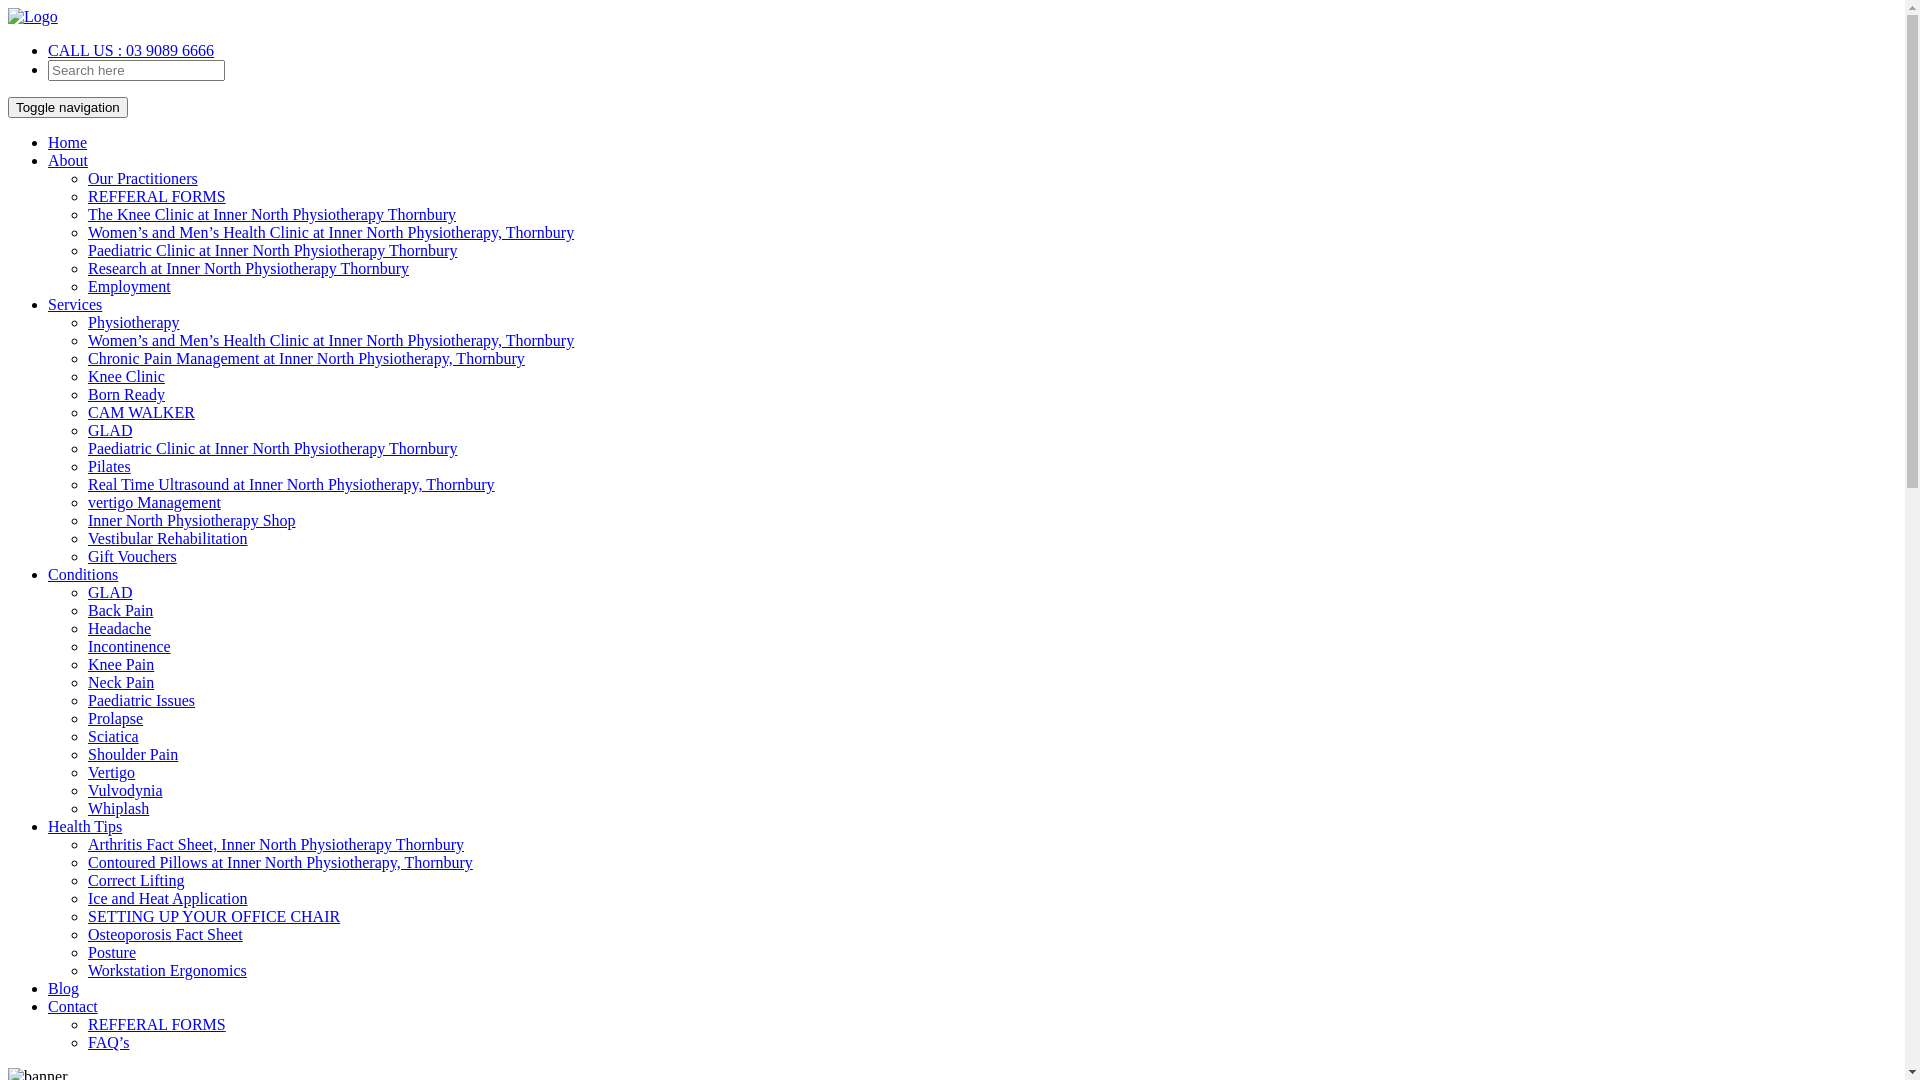 The height and width of the screenshot is (1080, 1920). What do you see at coordinates (86, 934) in the screenshot?
I see `'Osteoporosis Fact Sheet'` at bounding box center [86, 934].